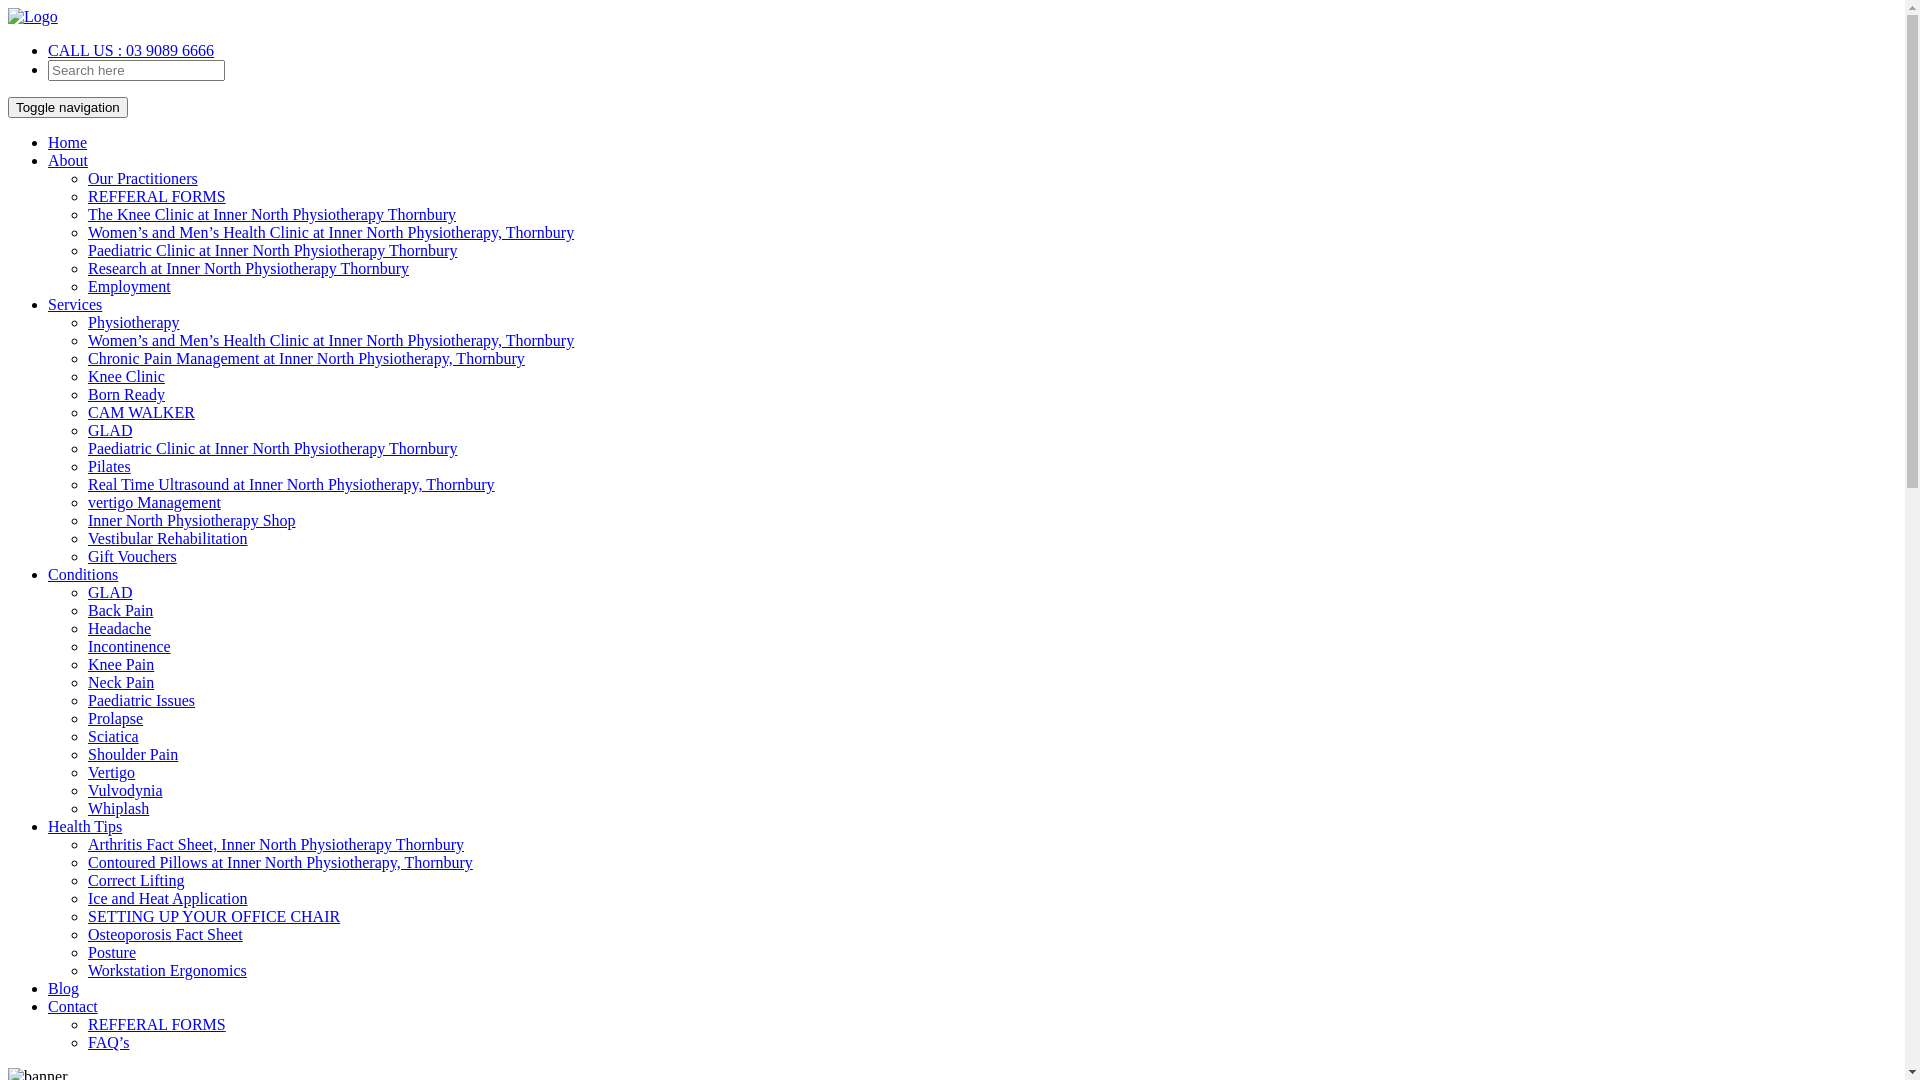 The height and width of the screenshot is (1080, 1920). What do you see at coordinates (86, 934) in the screenshot?
I see `'Osteoporosis Fact Sheet'` at bounding box center [86, 934].